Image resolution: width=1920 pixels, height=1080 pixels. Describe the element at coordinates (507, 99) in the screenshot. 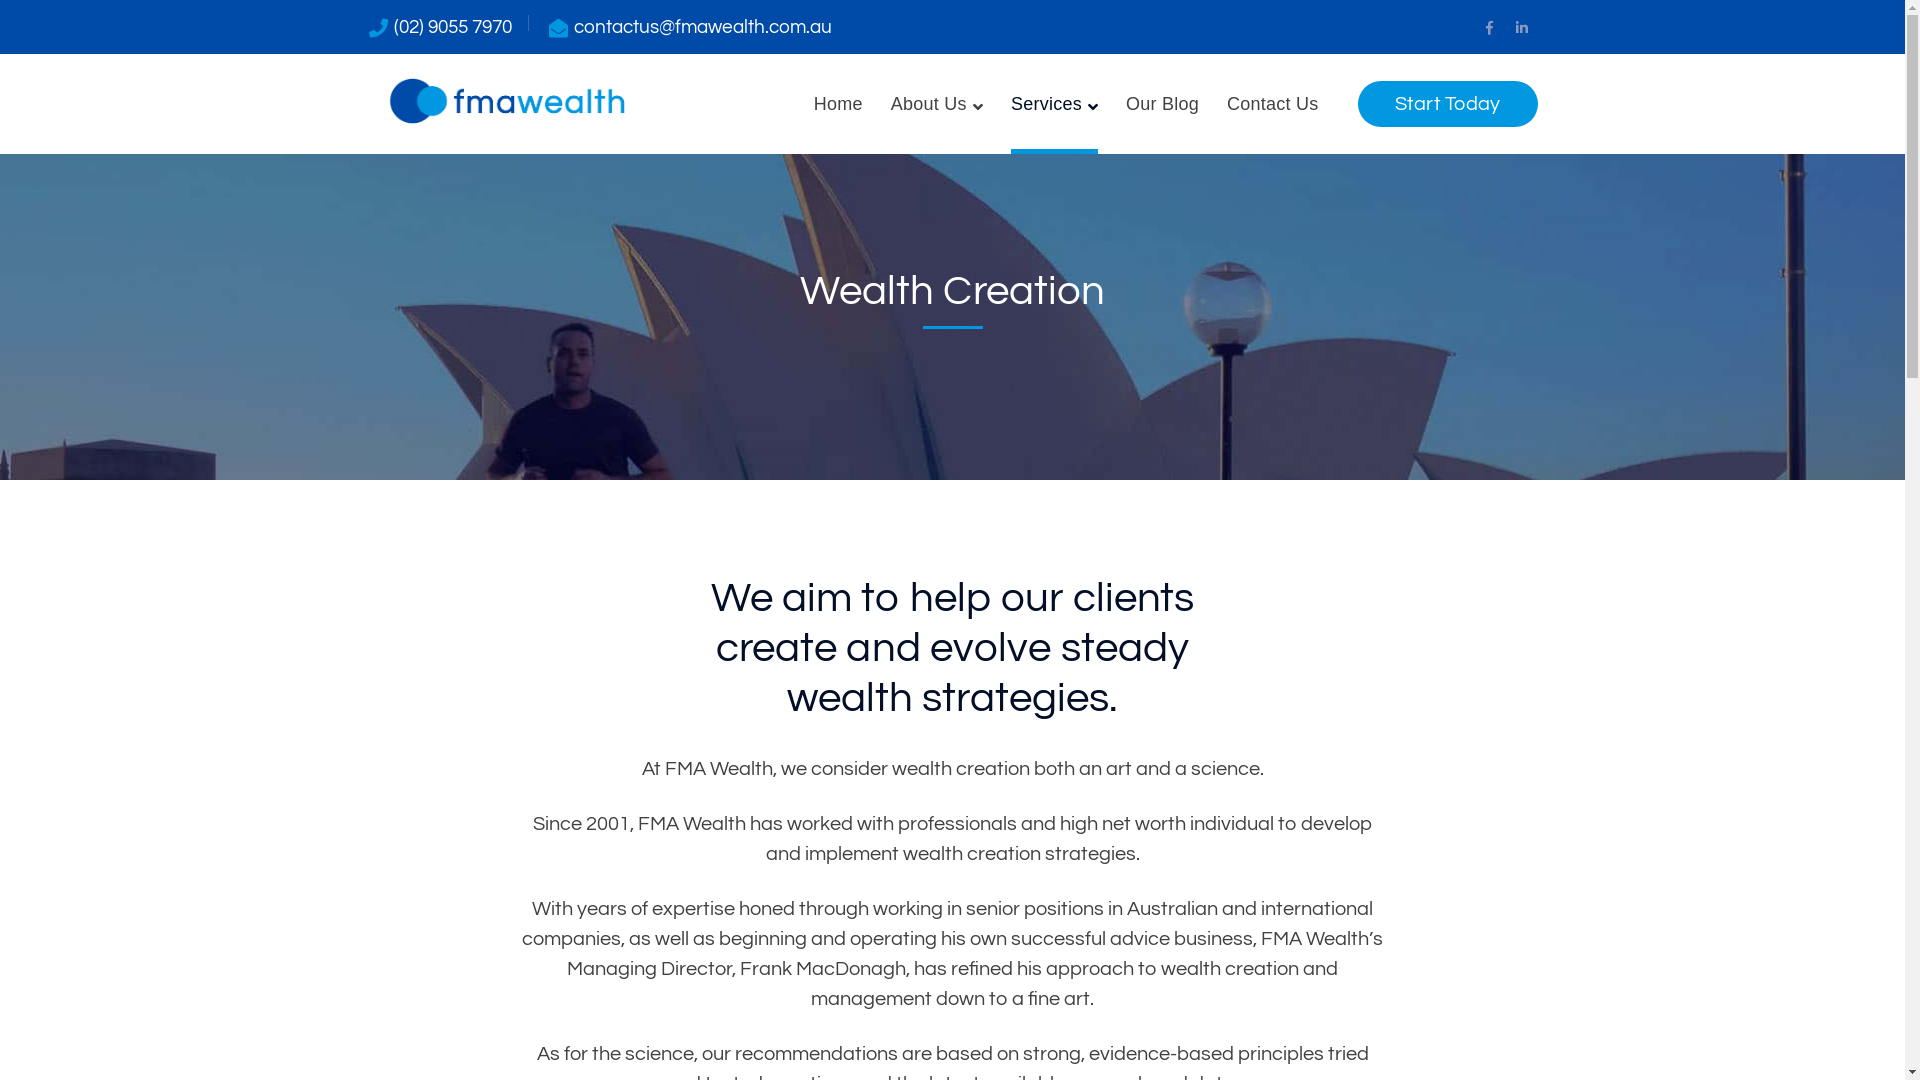

I see `'FMA Wealth'` at that location.